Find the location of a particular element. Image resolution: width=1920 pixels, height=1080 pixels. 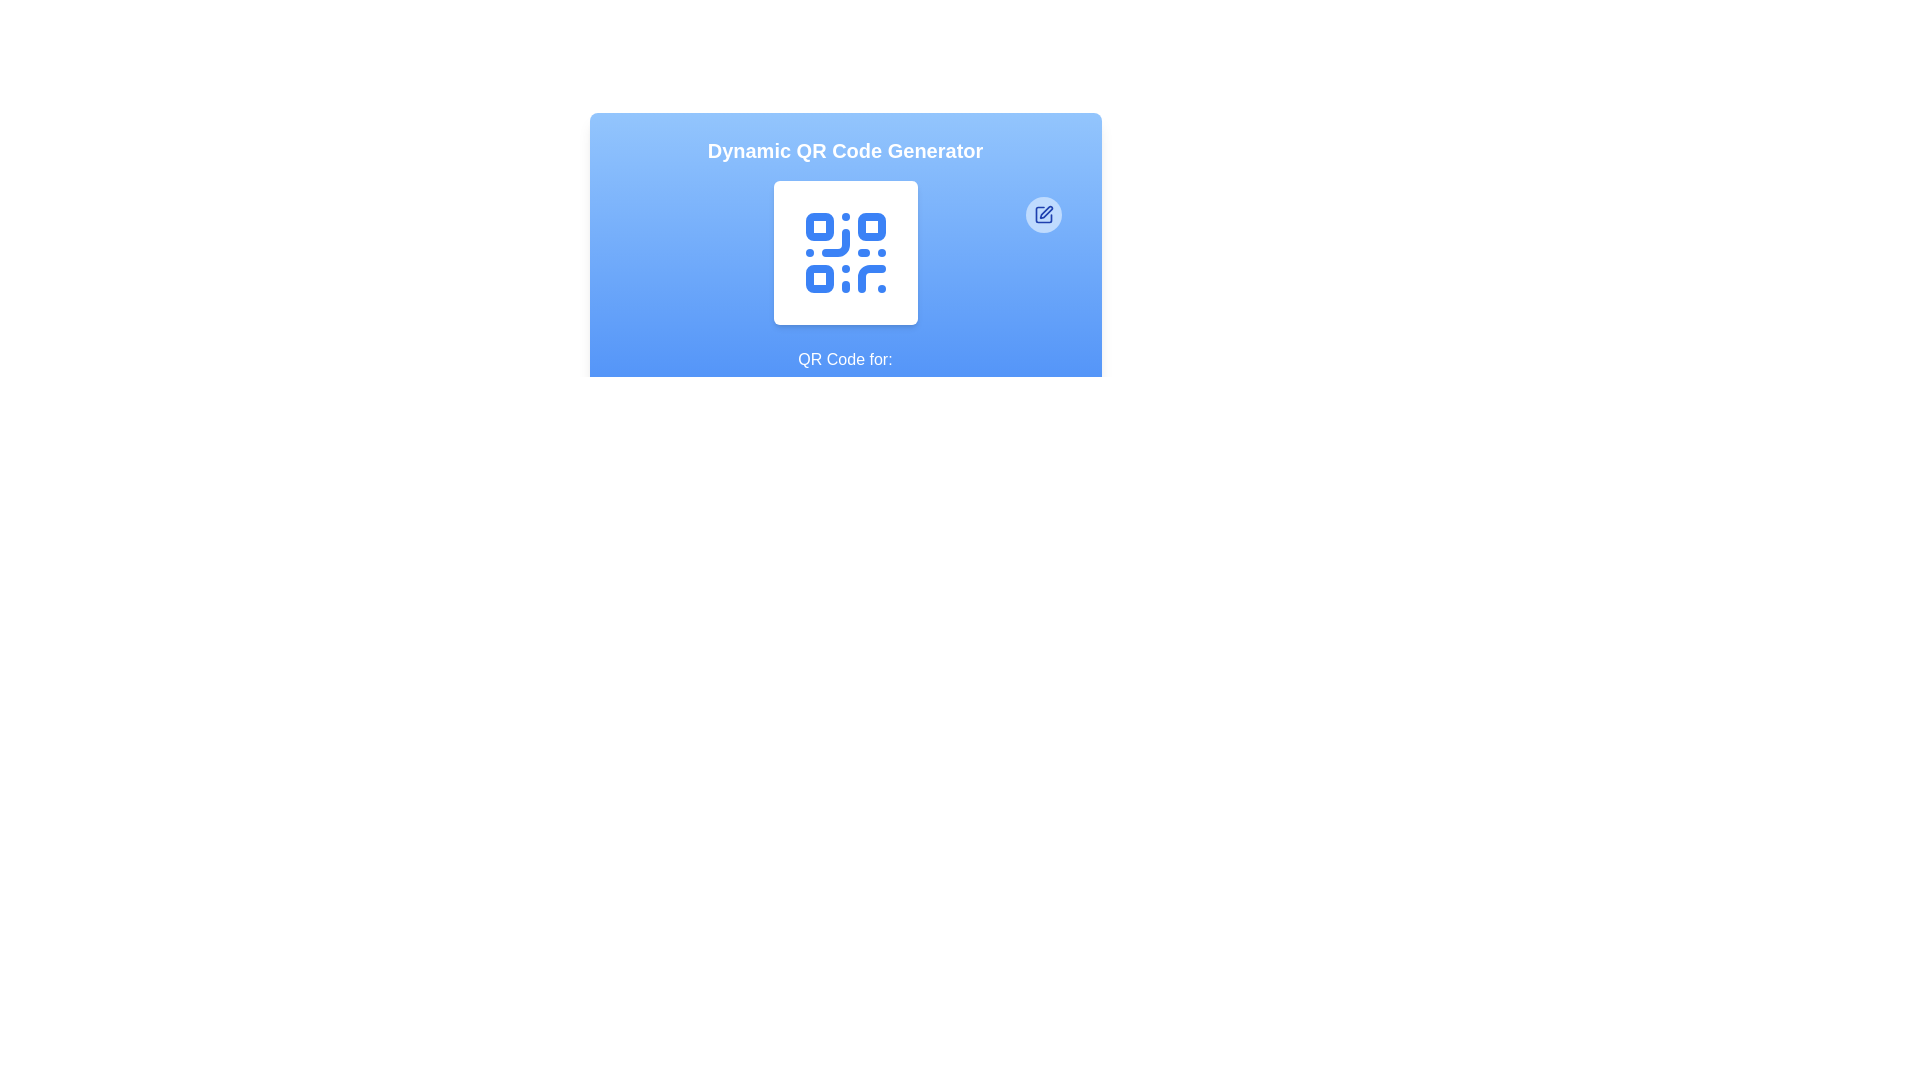

the vector graphic element within the QR code, which is prominently centered in the blue section of the interface and located to the left of the central portion is located at coordinates (835, 242).